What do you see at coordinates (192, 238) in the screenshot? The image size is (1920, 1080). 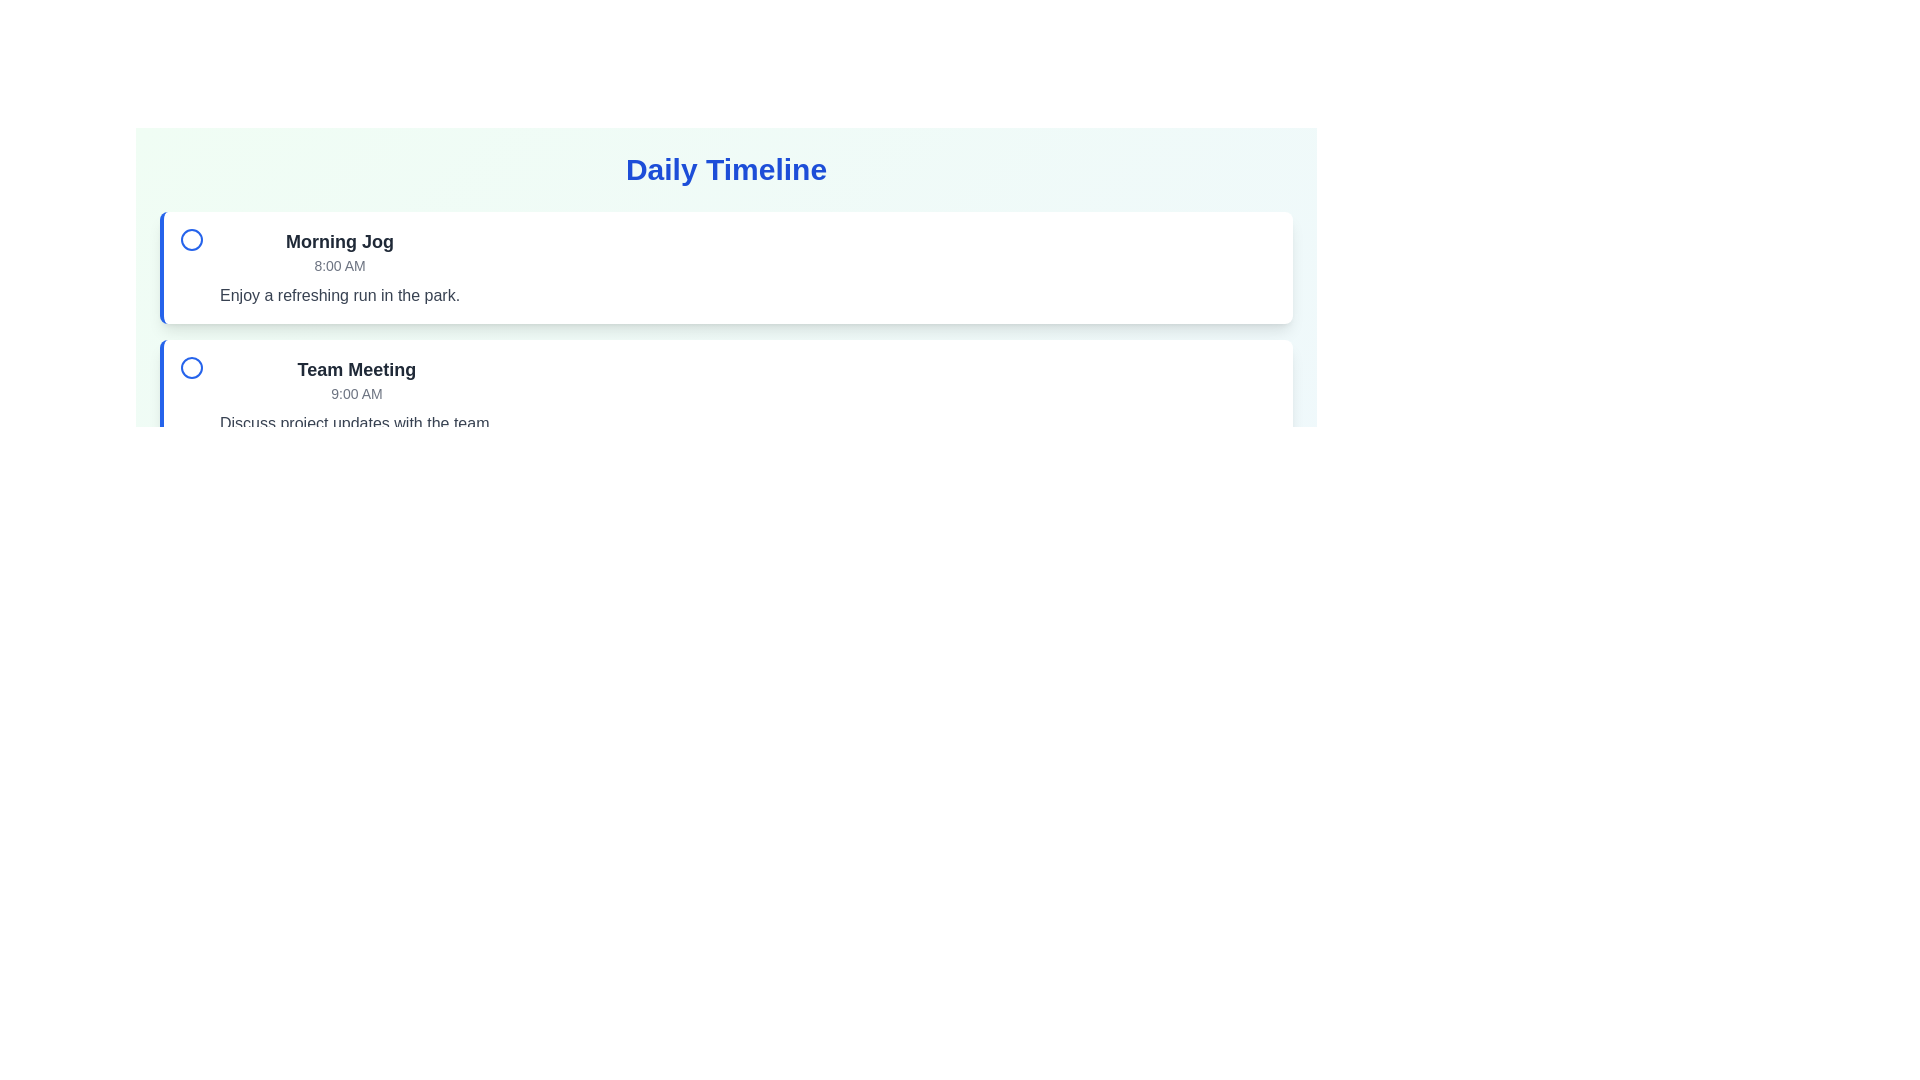 I see `vector graphic circle element that indicates the status of the 'Morning Jog' entry in the timeline by clicking on it` at bounding box center [192, 238].